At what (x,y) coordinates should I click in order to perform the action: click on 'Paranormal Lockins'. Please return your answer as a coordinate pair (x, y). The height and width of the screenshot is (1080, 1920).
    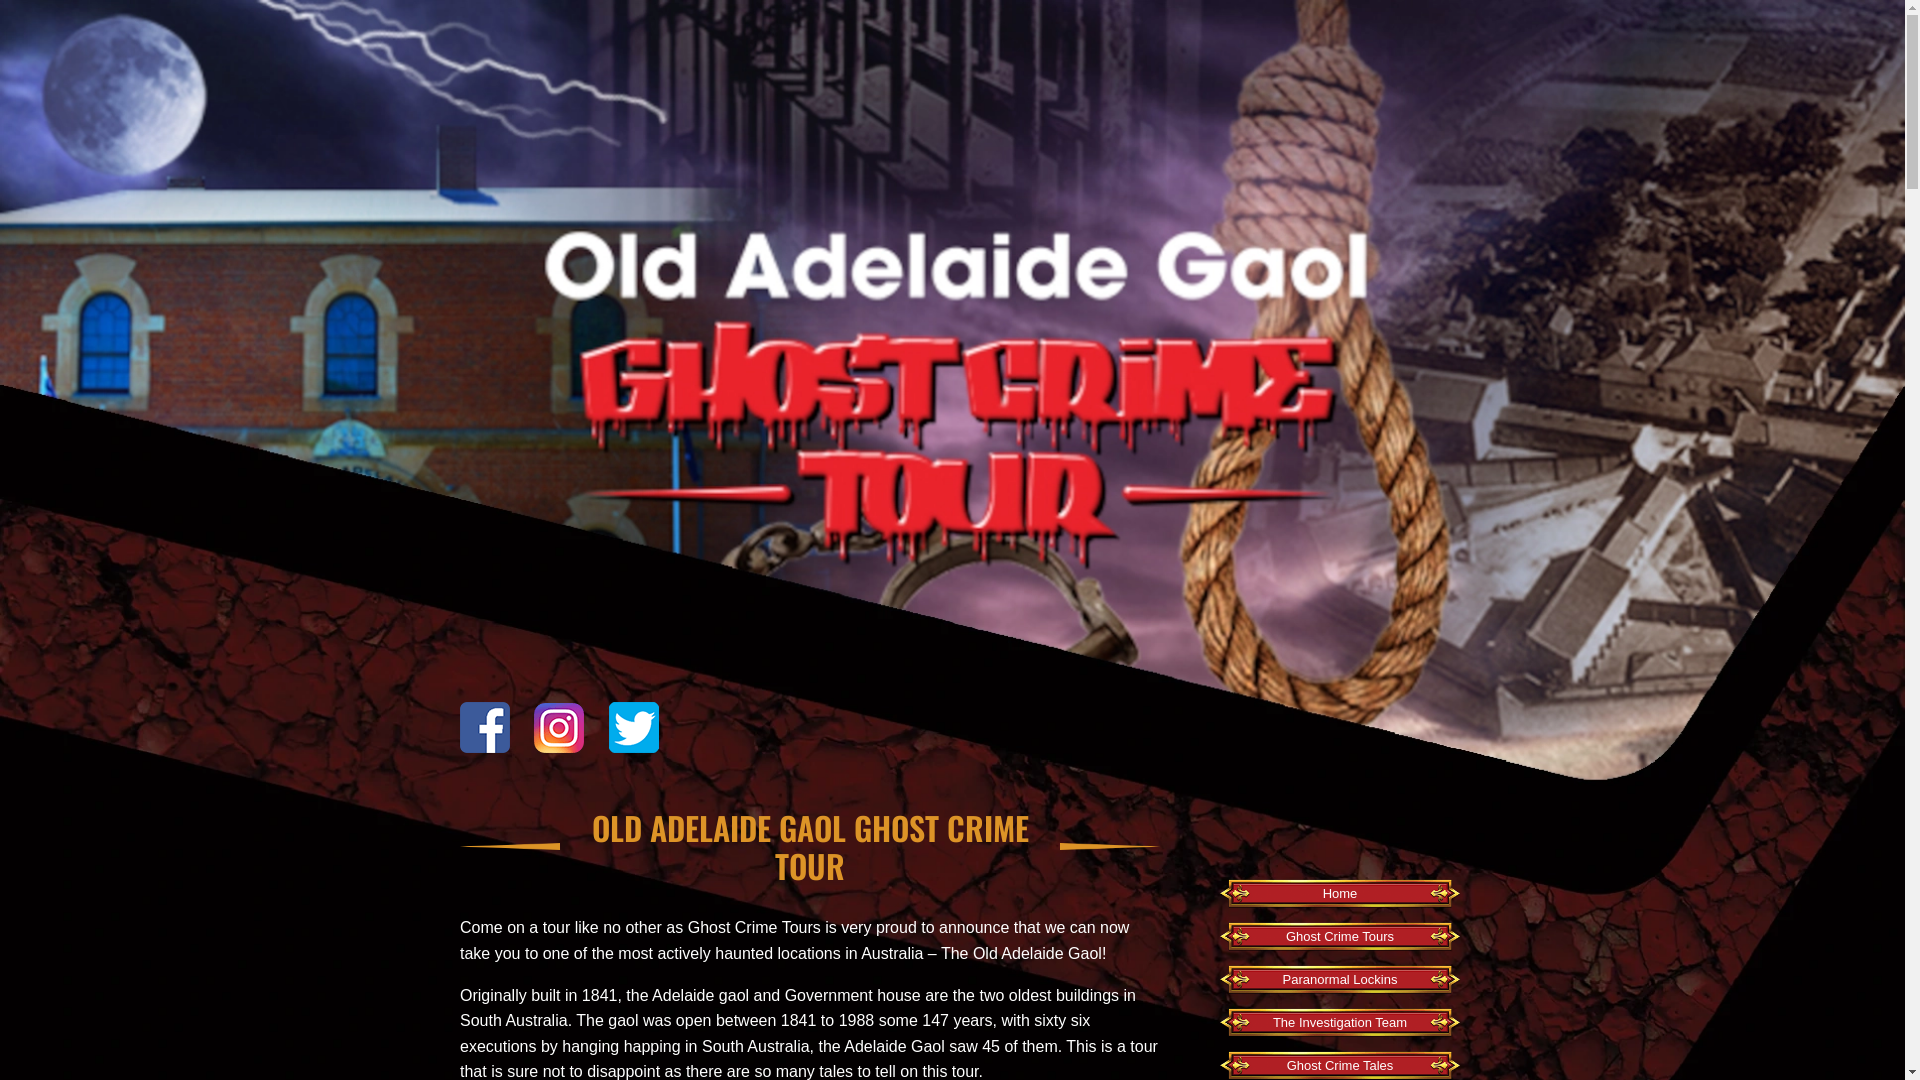
    Looking at the image, I should click on (1339, 979).